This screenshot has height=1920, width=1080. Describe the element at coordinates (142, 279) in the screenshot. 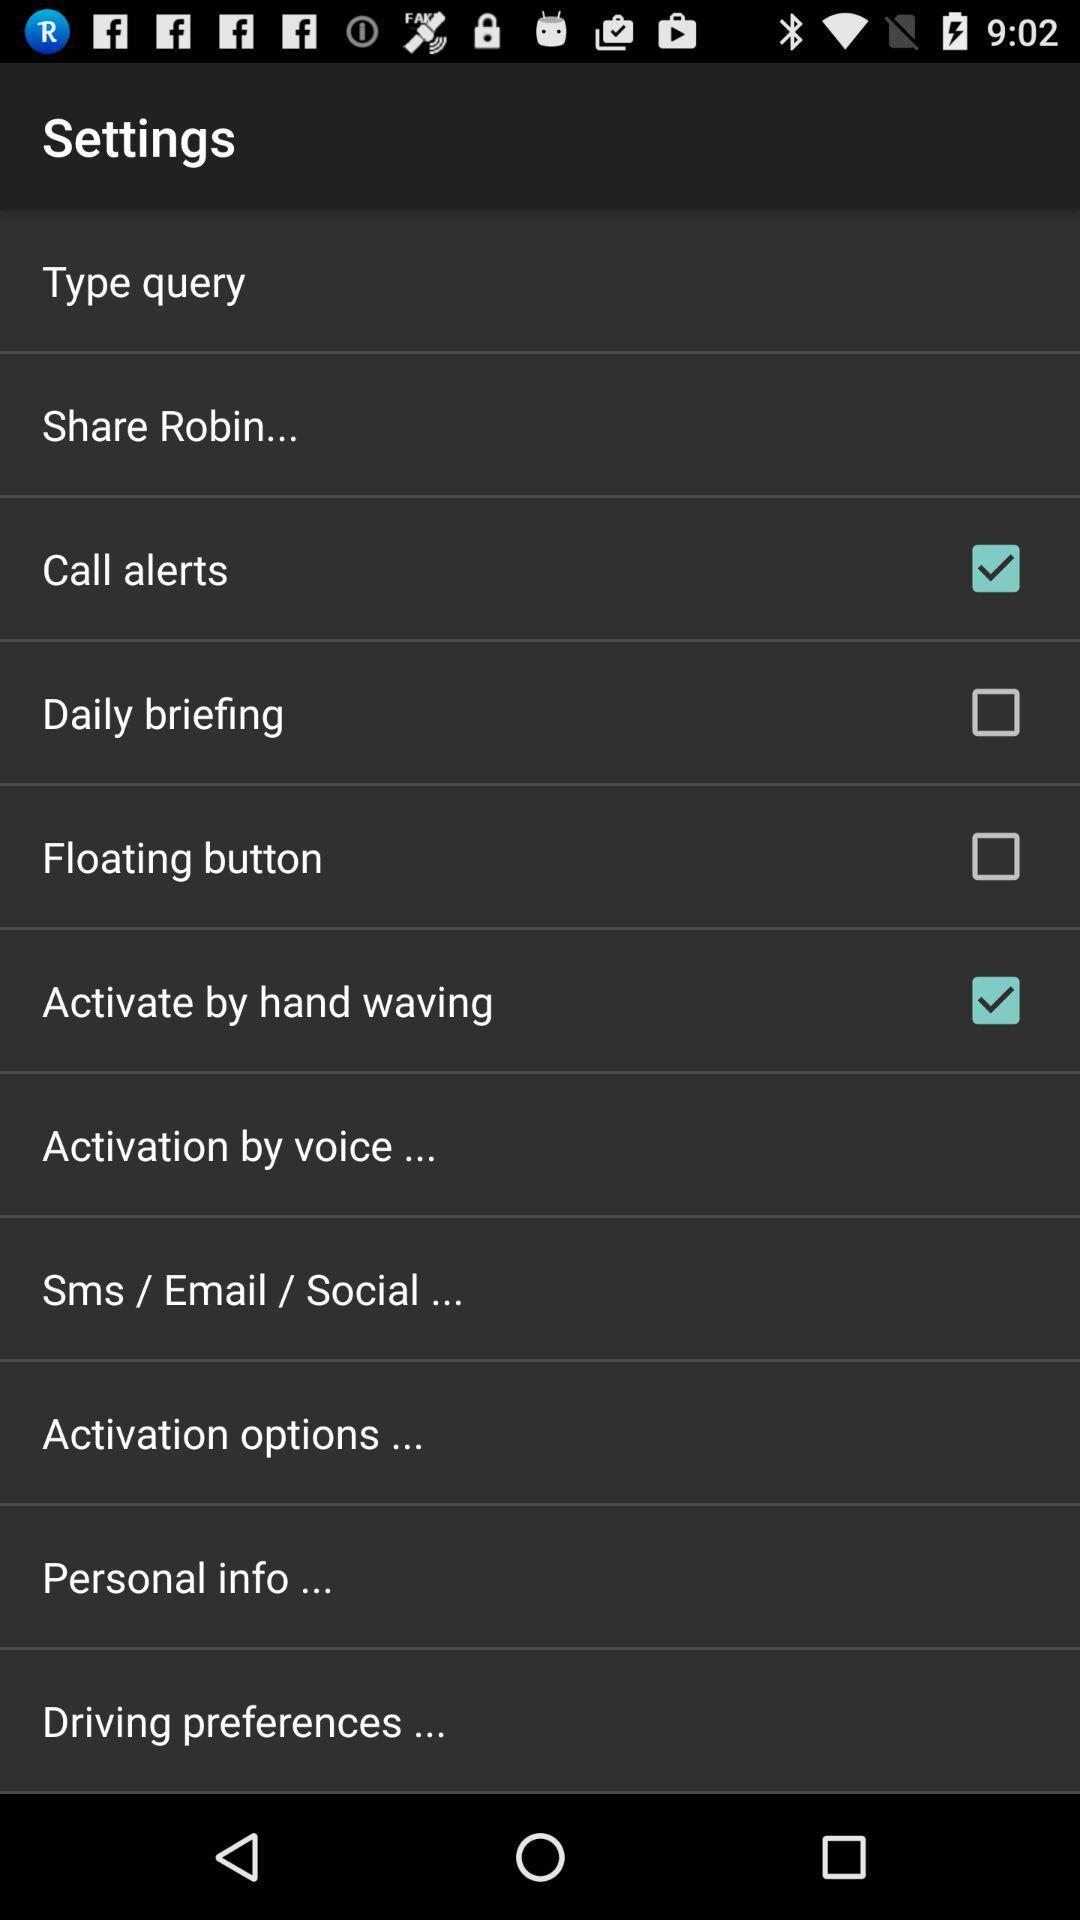

I see `the app above share robin... item` at that location.